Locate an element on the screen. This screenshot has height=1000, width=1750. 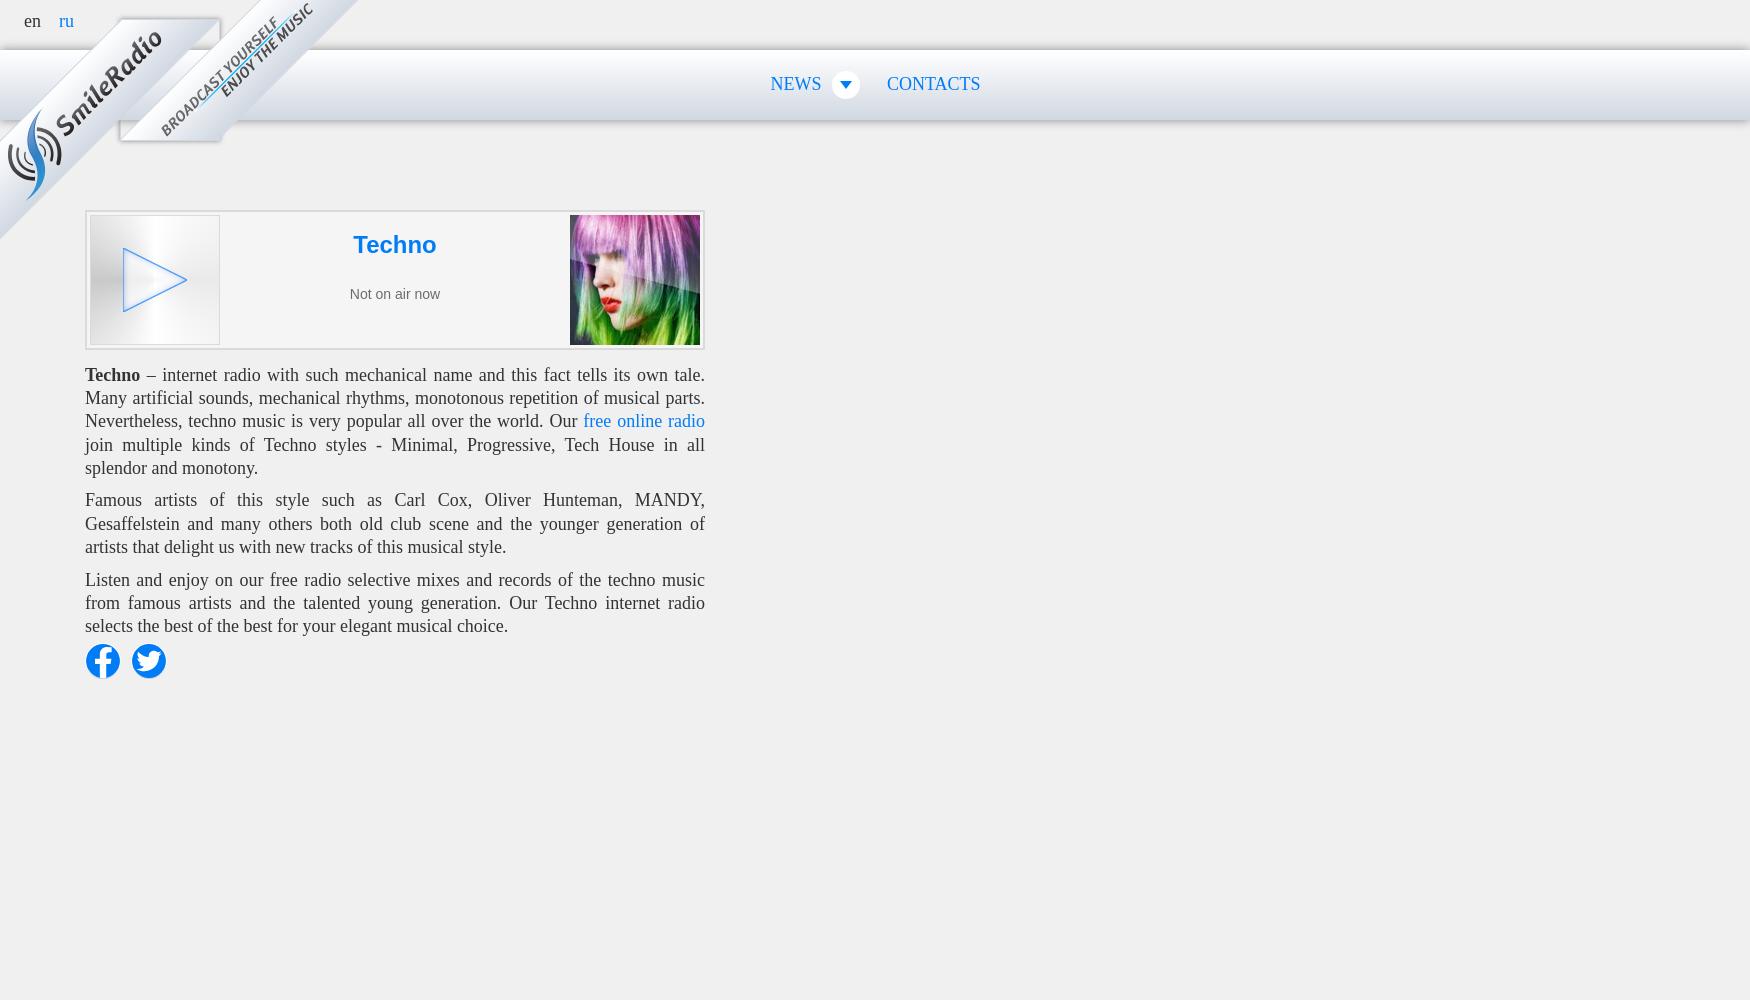
'join multiple kinds of Techno styles - Minimal, Progressive, Tech House in all splendor and monotony.' is located at coordinates (393, 455).